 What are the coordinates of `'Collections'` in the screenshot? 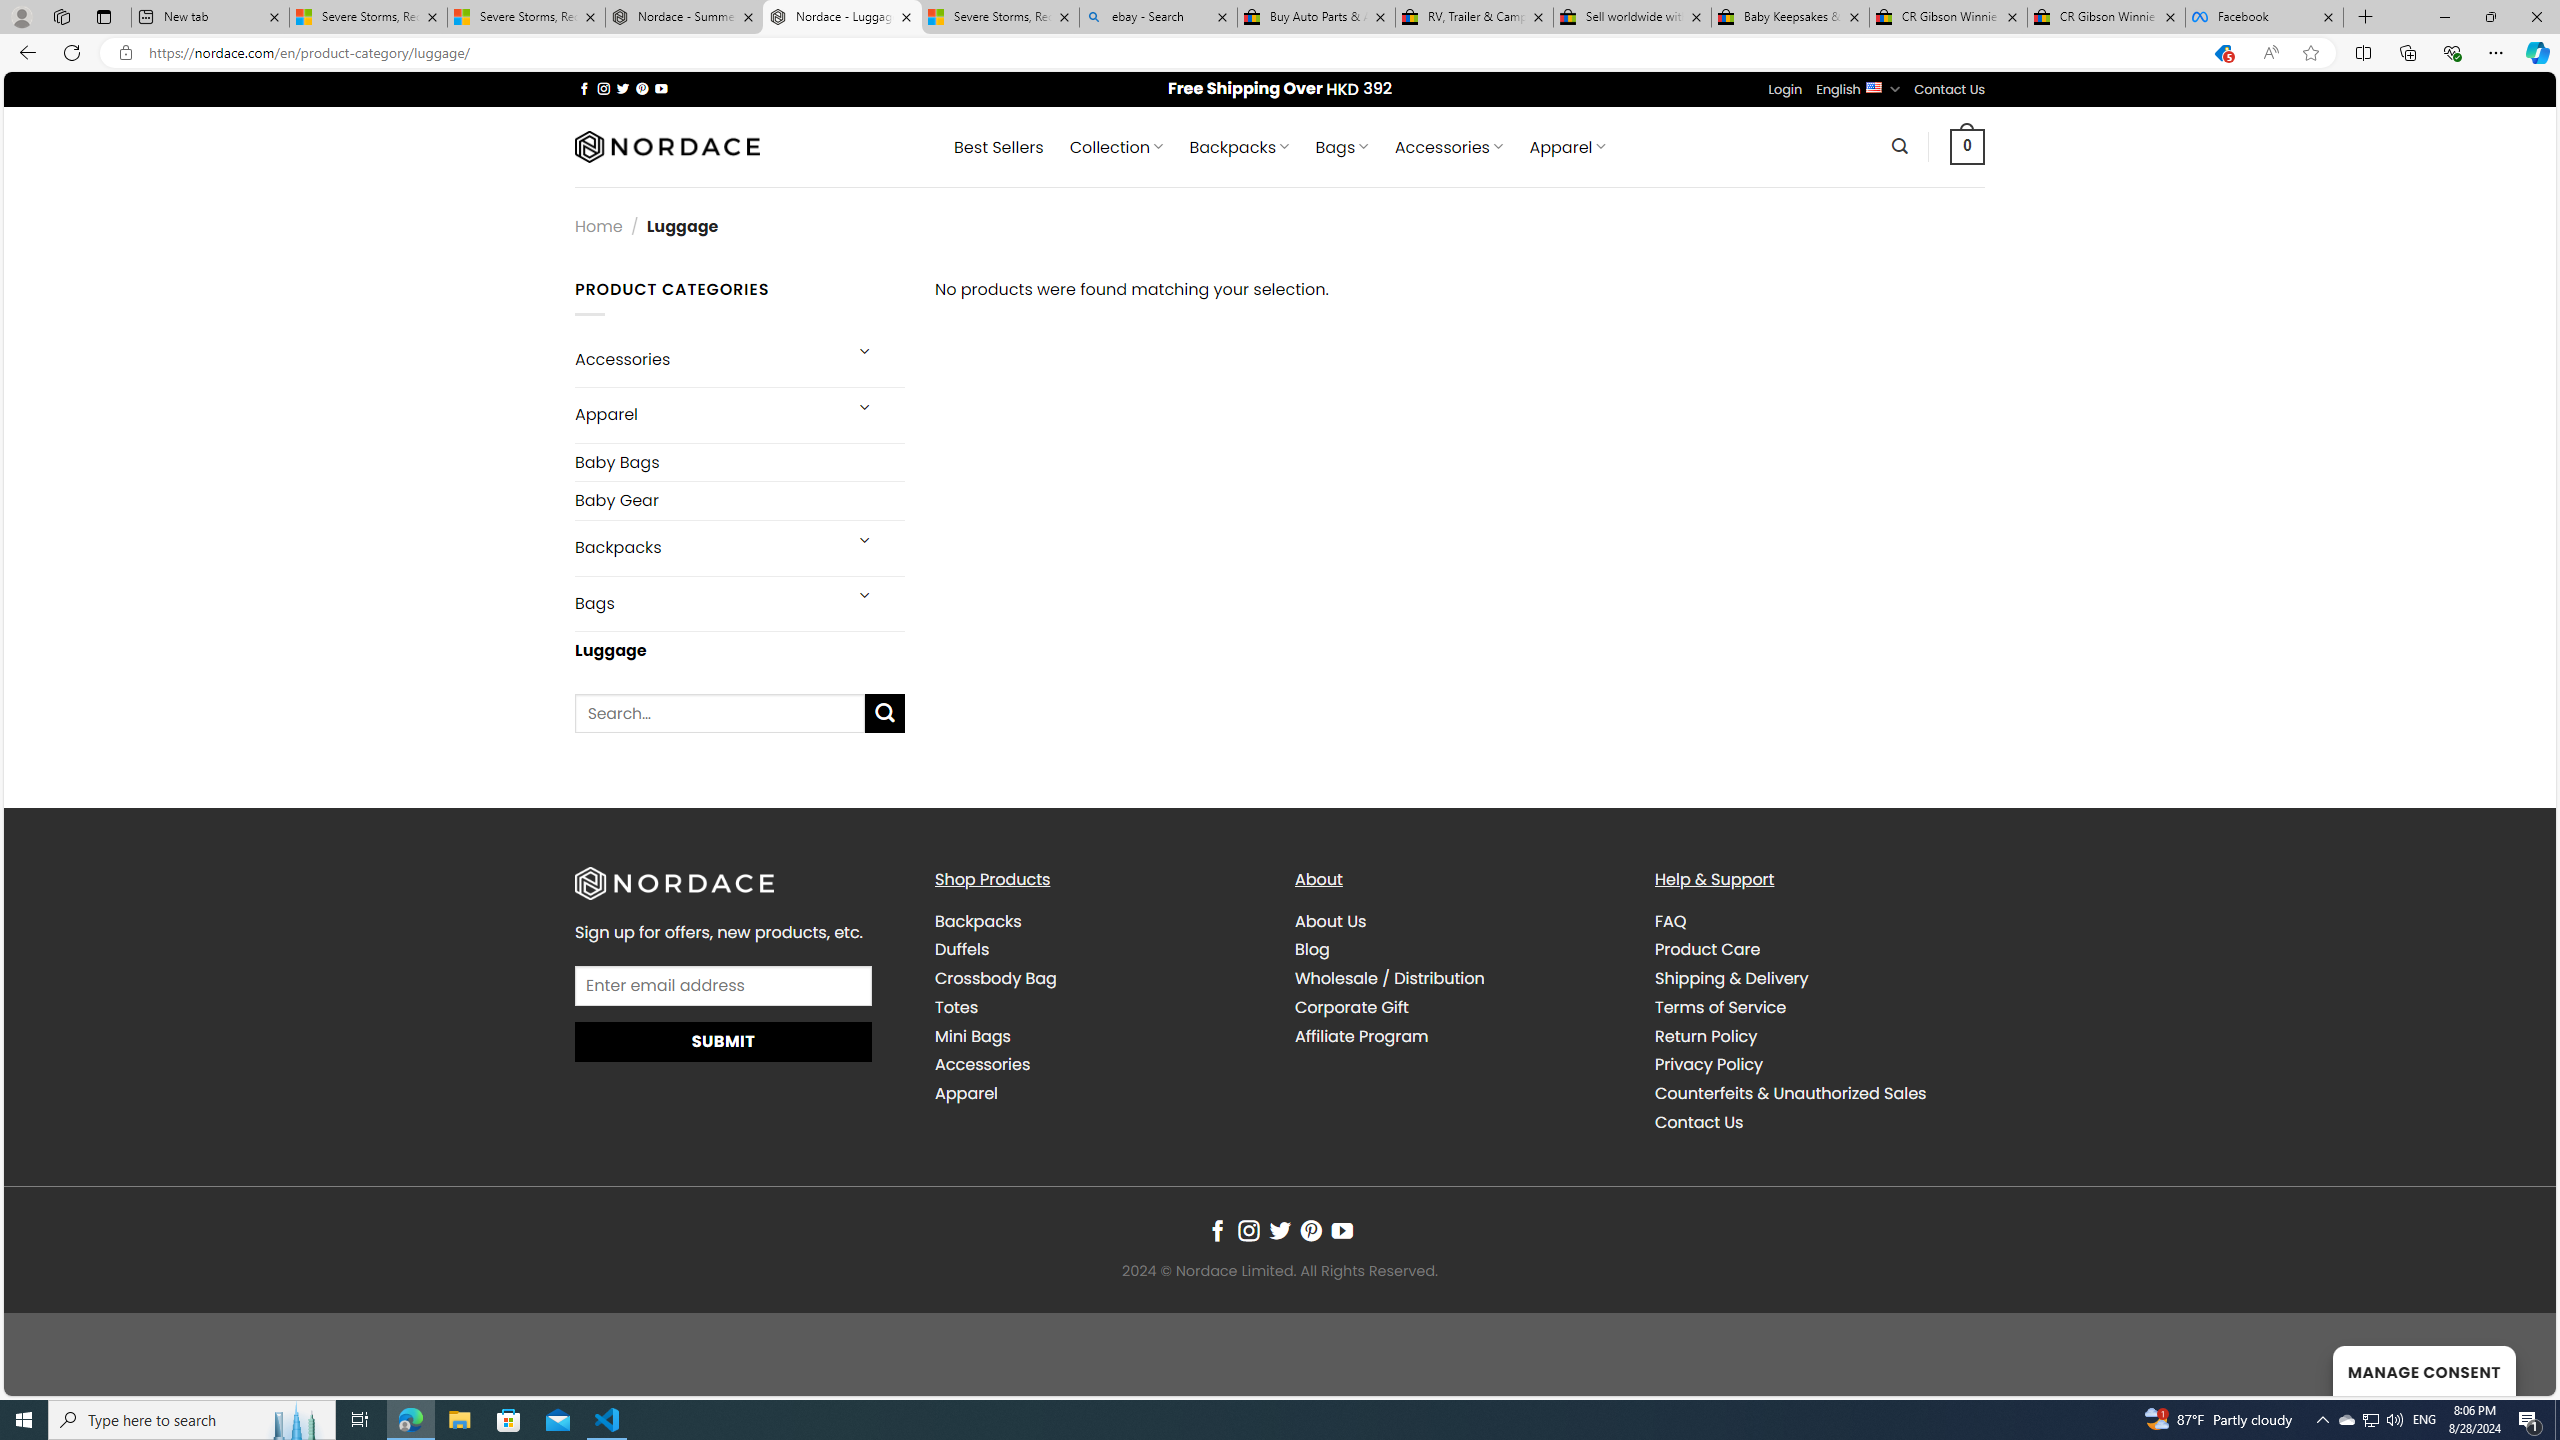 It's located at (2406, 51).